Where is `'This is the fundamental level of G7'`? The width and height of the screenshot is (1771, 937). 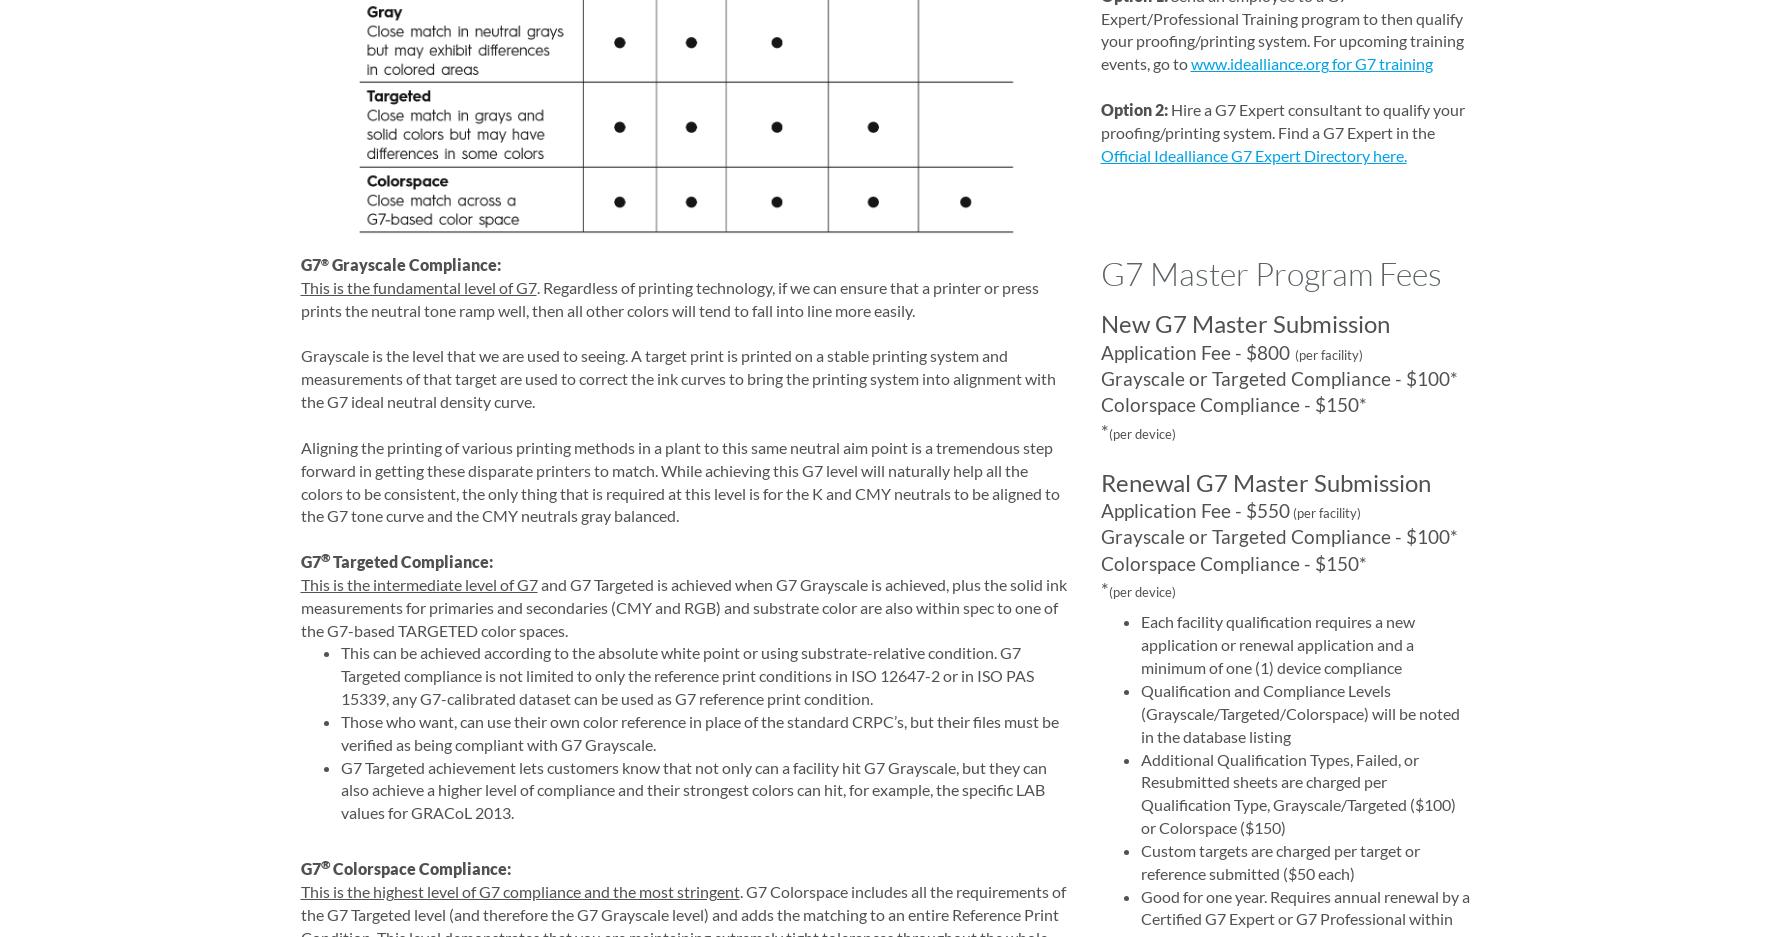
'This is the fundamental level of G7' is located at coordinates (417, 286).